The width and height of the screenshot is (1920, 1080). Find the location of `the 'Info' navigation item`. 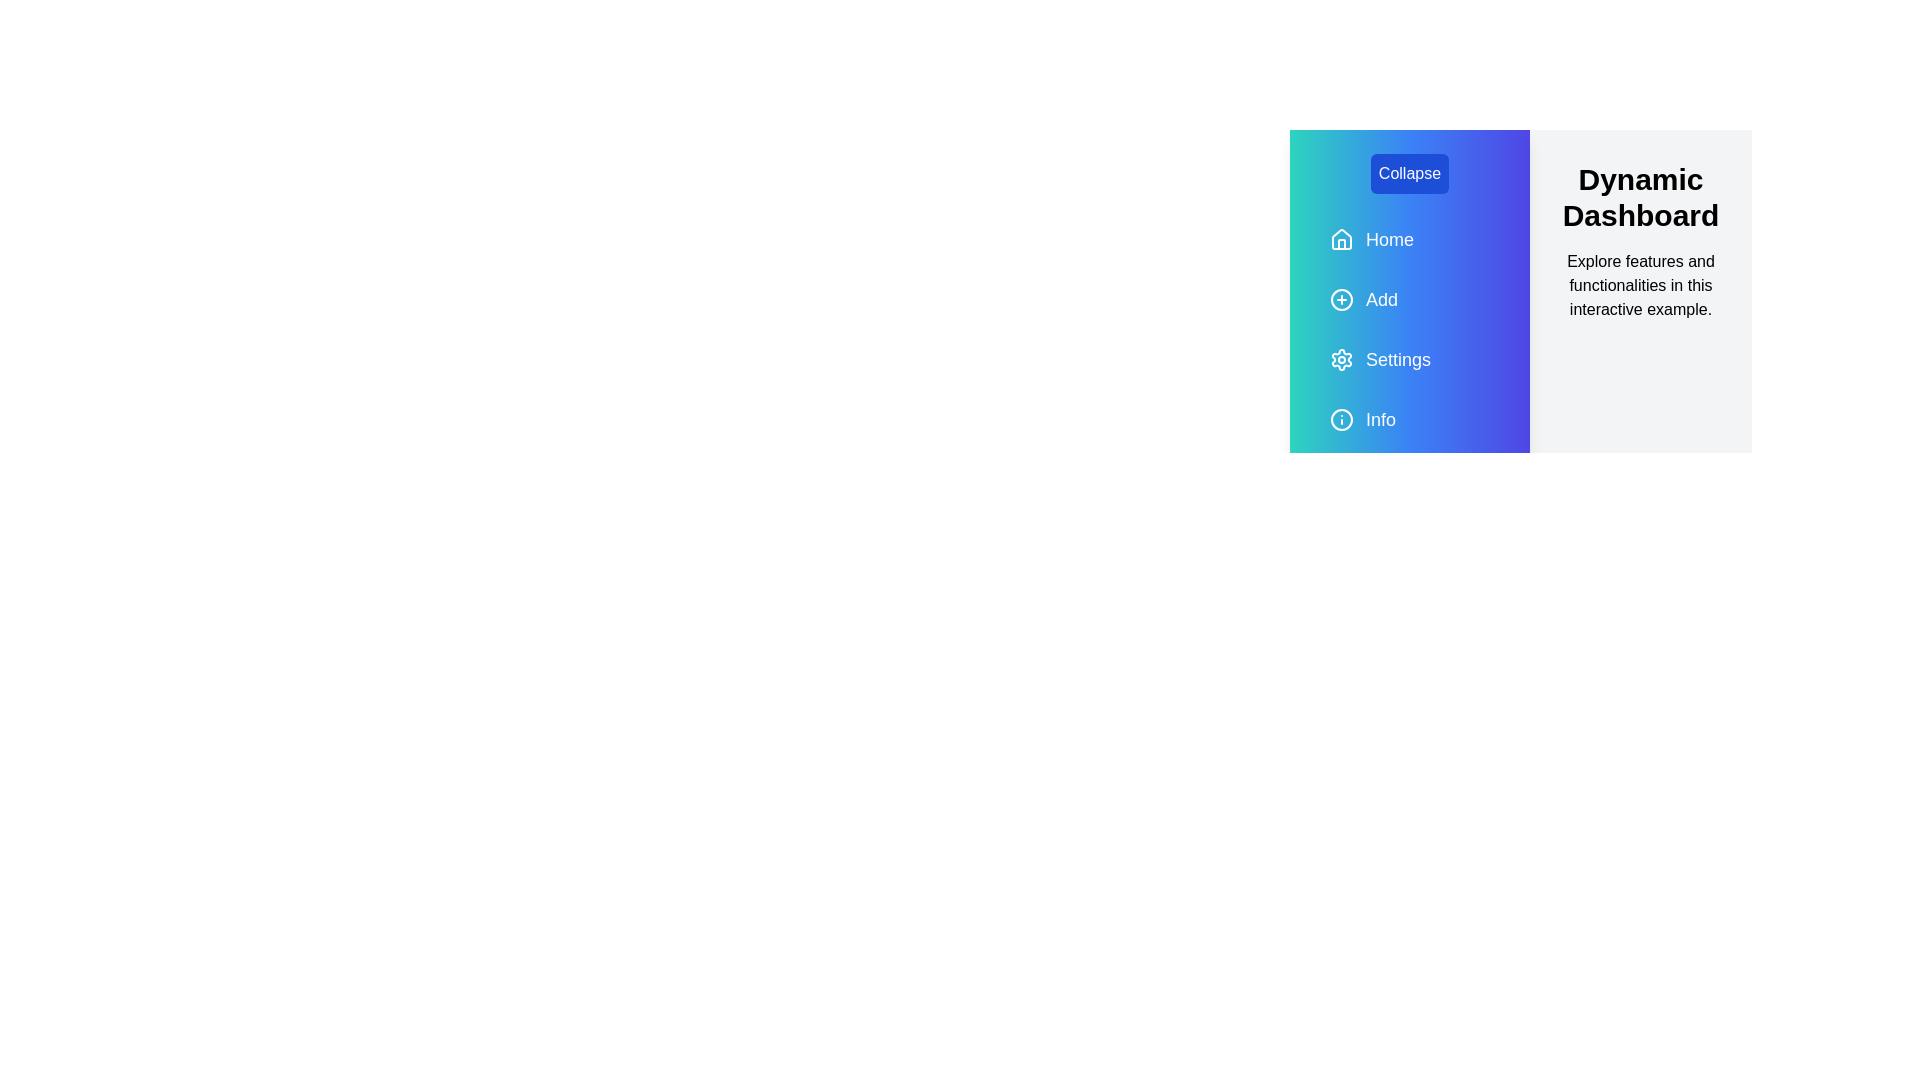

the 'Info' navigation item is located at coordinates (1409, 419).